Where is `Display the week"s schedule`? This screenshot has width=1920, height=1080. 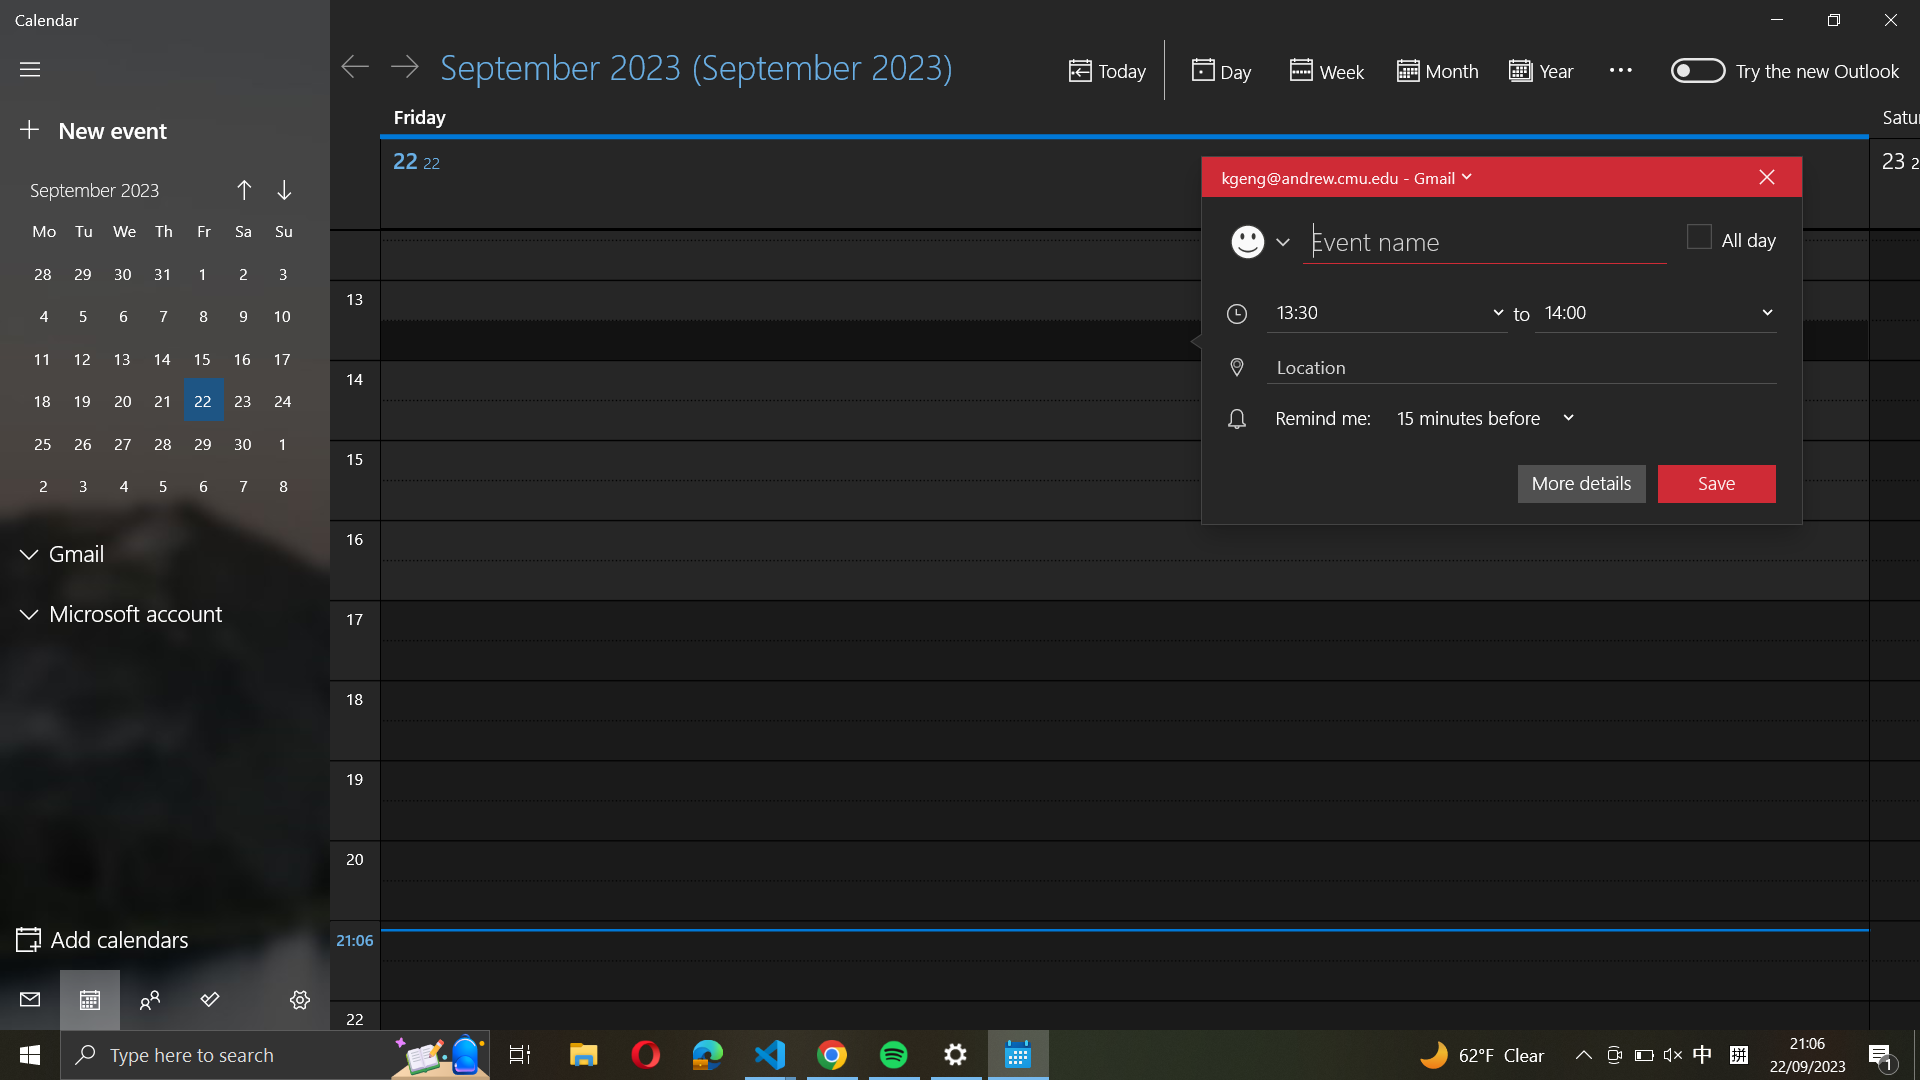 Display the week"s schedule is located at coordinates (1324, 70).